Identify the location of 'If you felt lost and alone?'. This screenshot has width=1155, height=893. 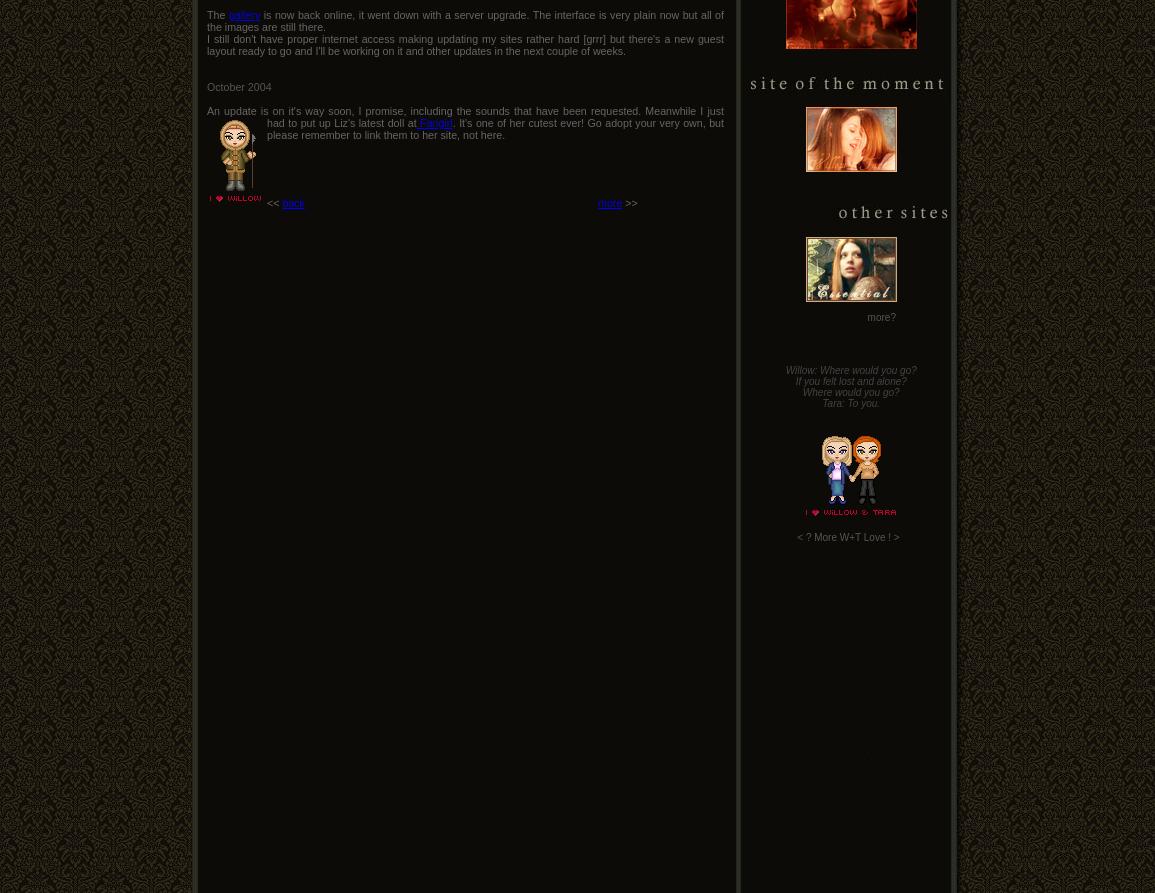
(794, 381).